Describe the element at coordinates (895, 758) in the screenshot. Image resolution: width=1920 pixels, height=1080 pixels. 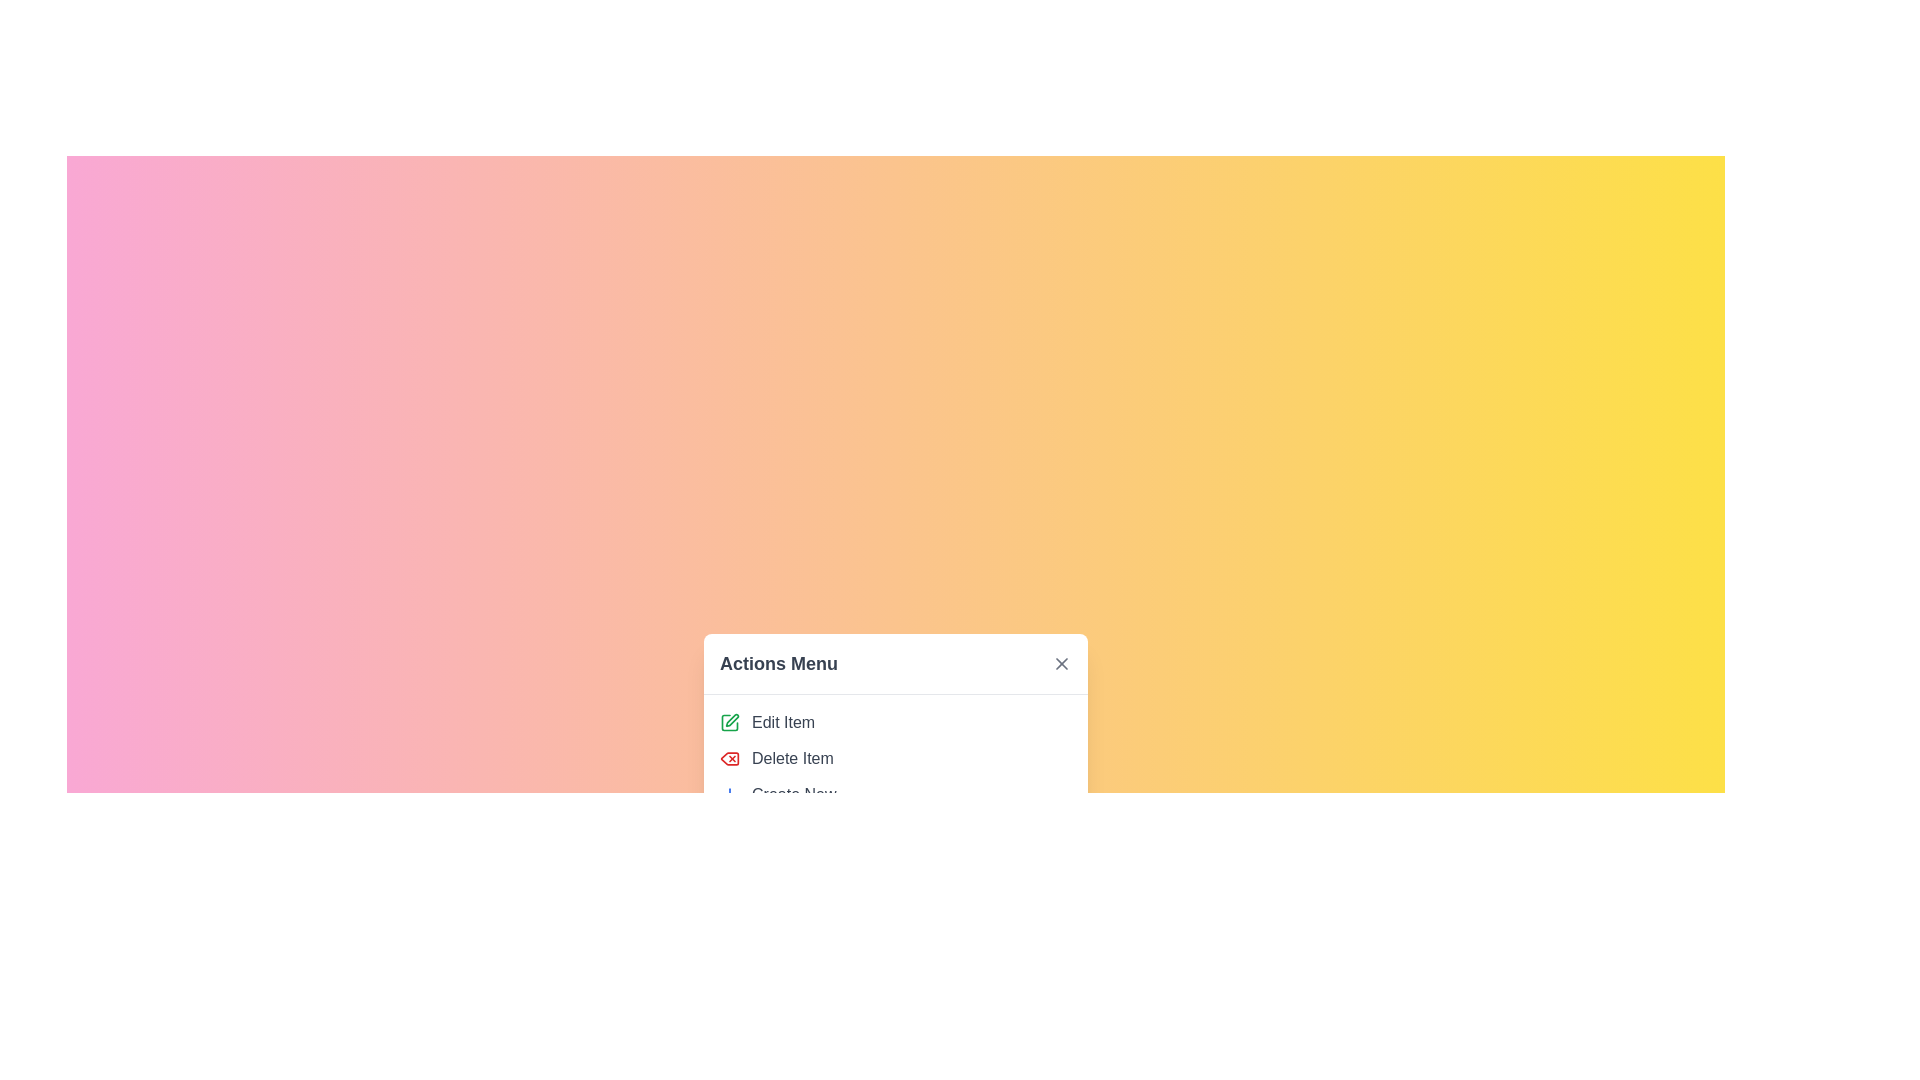
I see `the second menu item, which triggers the deletion action for an associated item in the list` at that location.